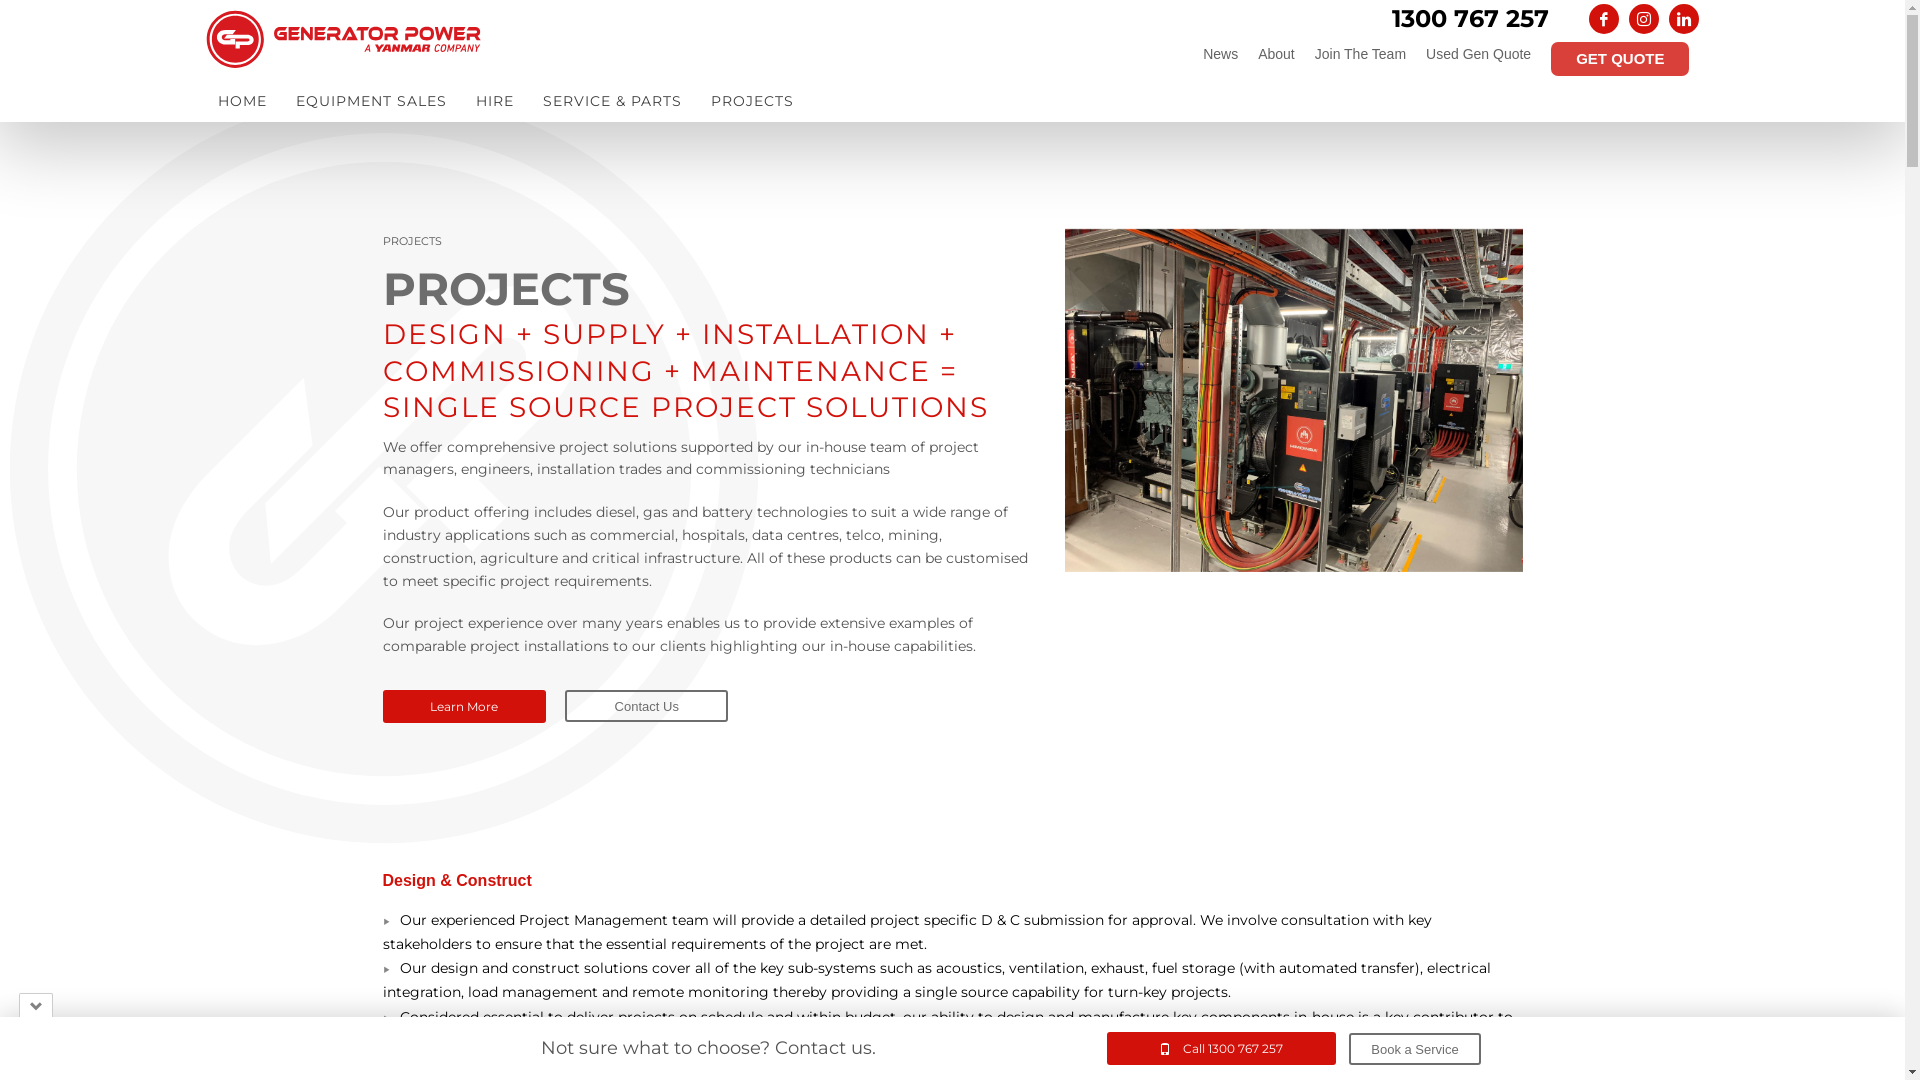 Image resolution: width=1920 pixels, height=1080 pixels. I want to click on 'Join The Team', so click(1360, 53).